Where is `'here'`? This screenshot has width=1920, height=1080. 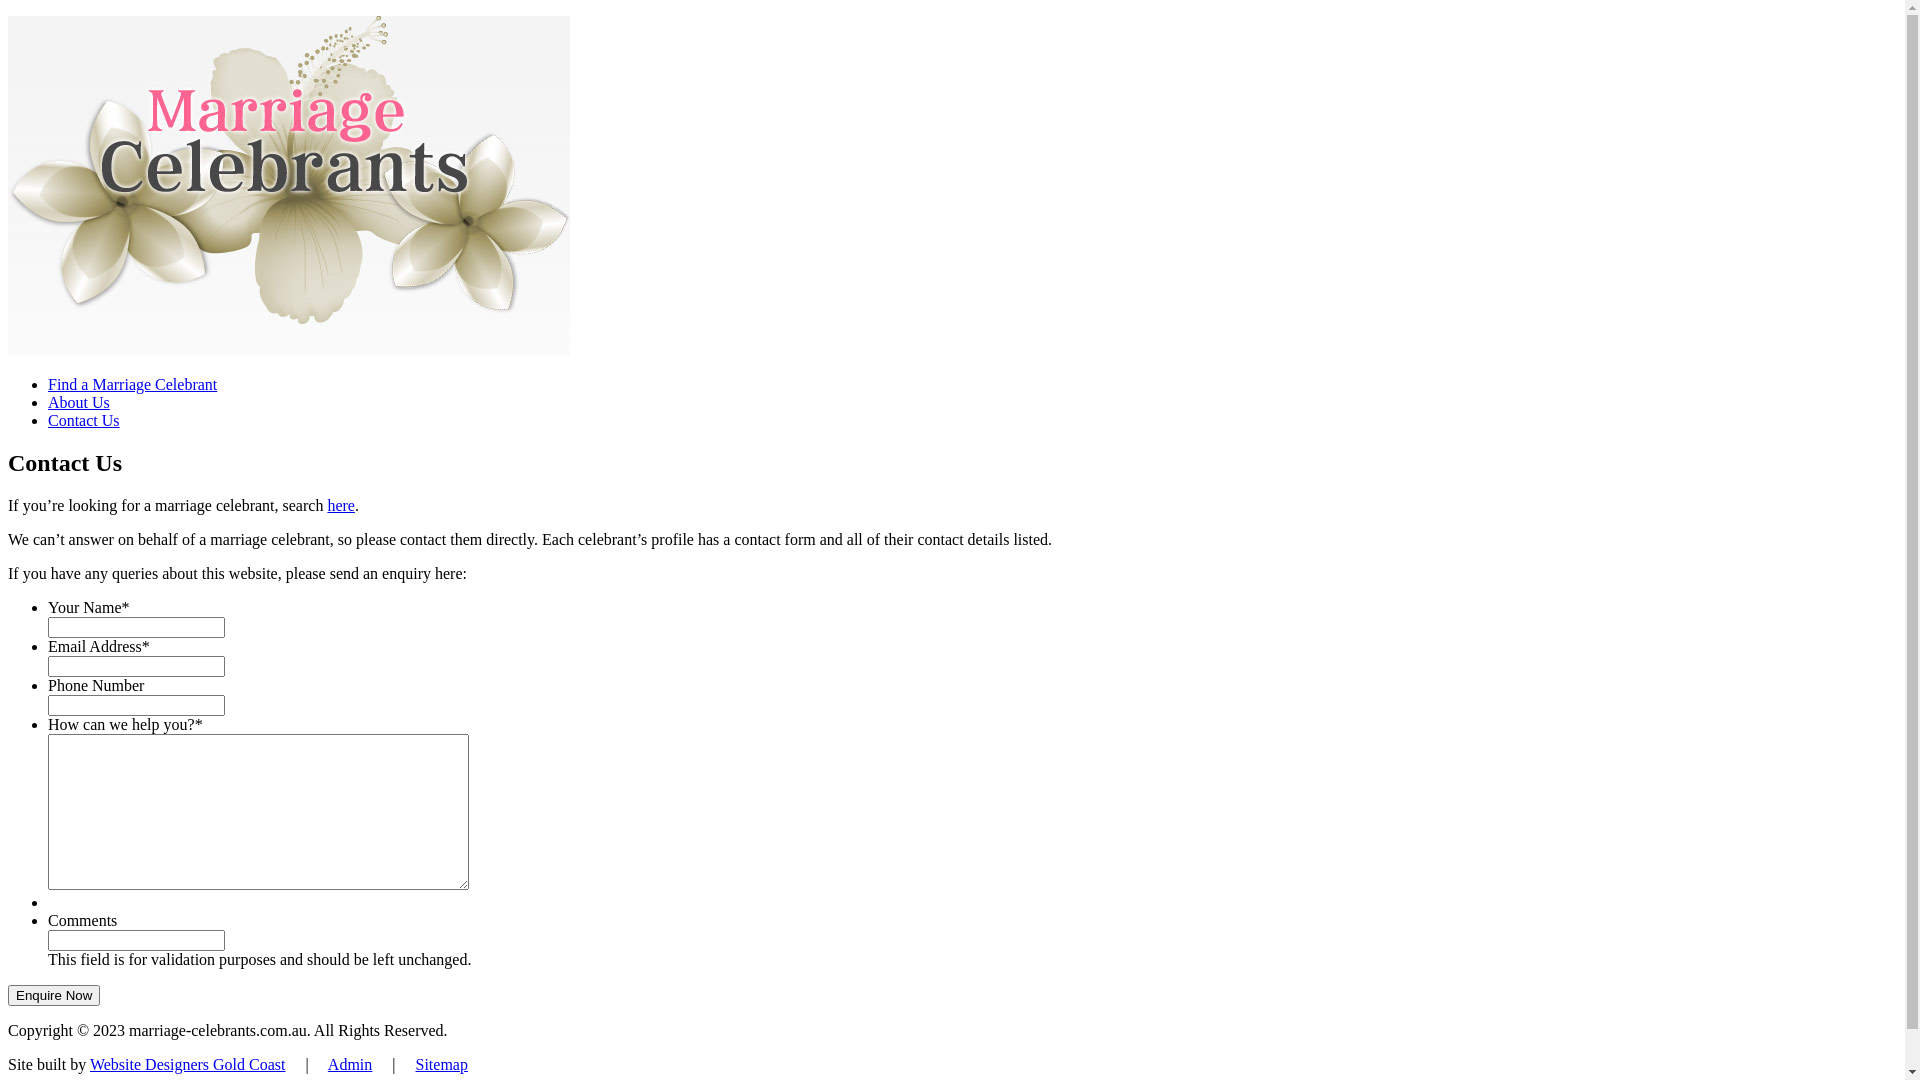
'here' is located at coordinates (326, 504).